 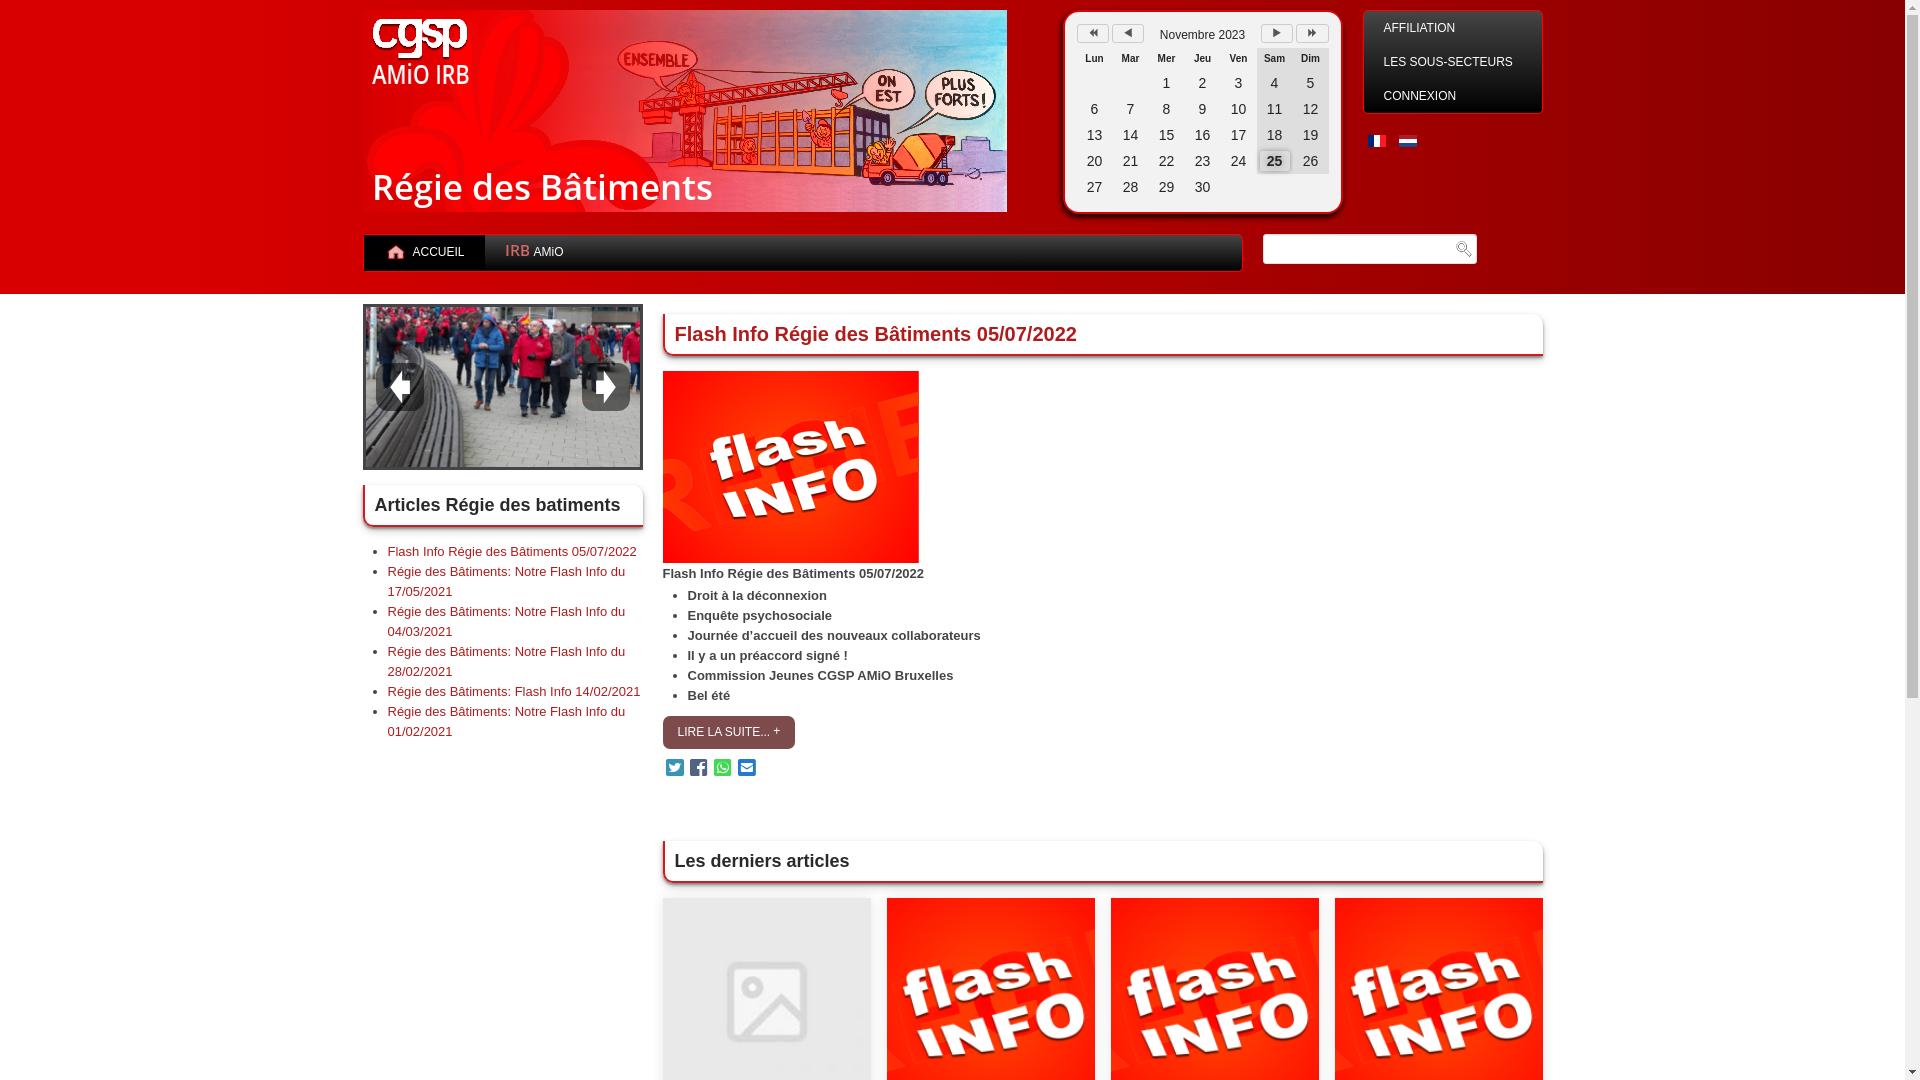 What do you see at coordinates (723, 732) in the screenshot?
I see `'LIRE LA SUITE...'` at bounding box center [723, 732].